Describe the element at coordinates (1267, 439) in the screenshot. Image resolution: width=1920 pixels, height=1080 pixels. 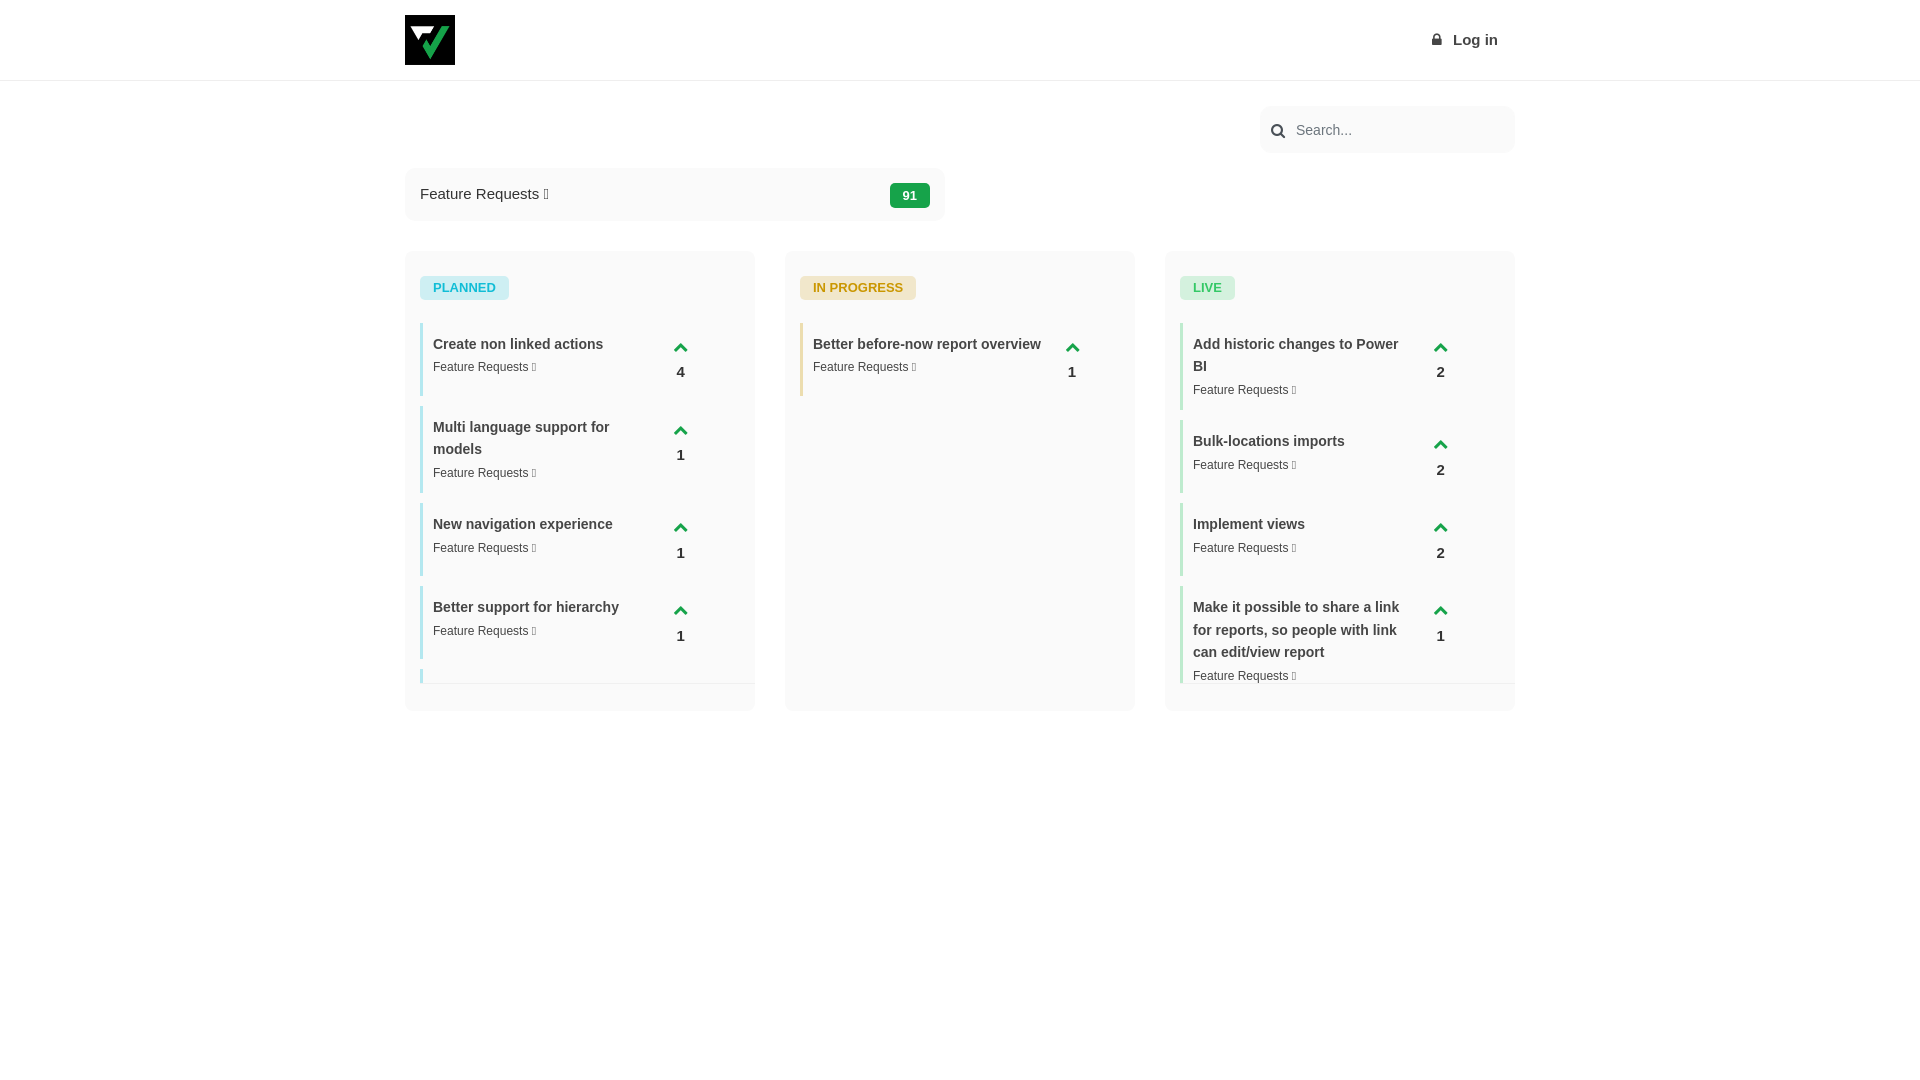
I see `'Bulk-locations imports'` at that location.